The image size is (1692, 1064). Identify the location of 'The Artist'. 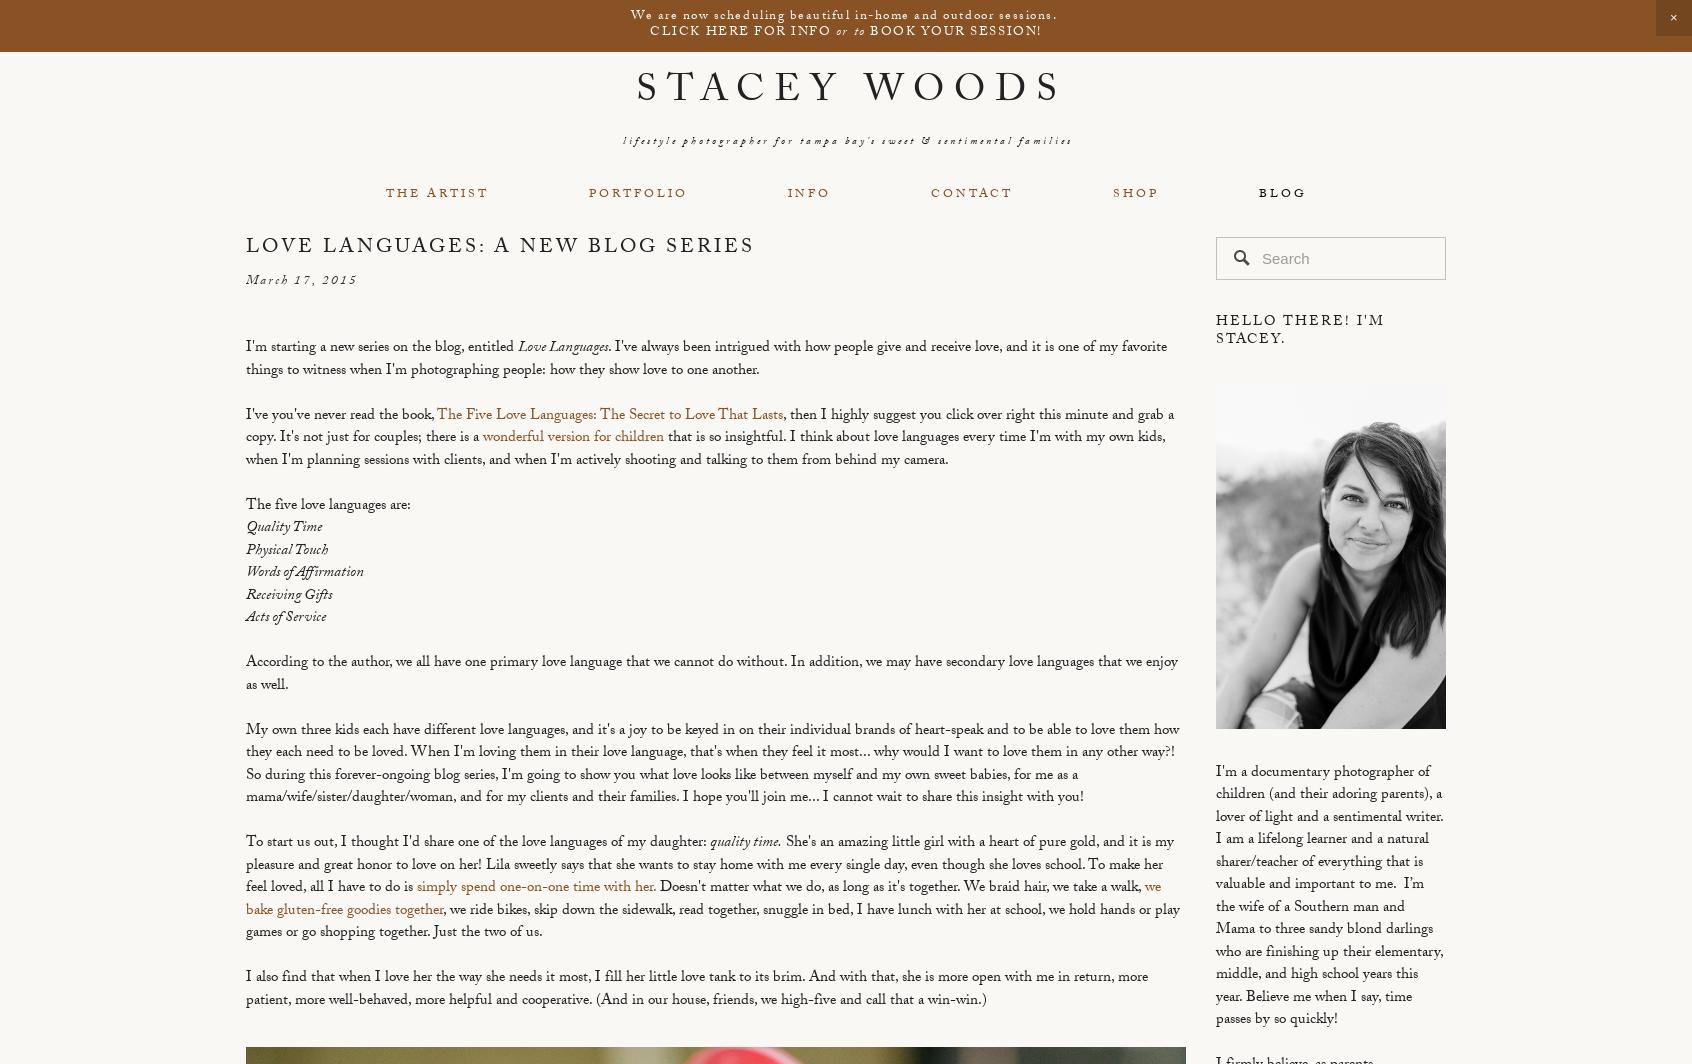
(435, 193).